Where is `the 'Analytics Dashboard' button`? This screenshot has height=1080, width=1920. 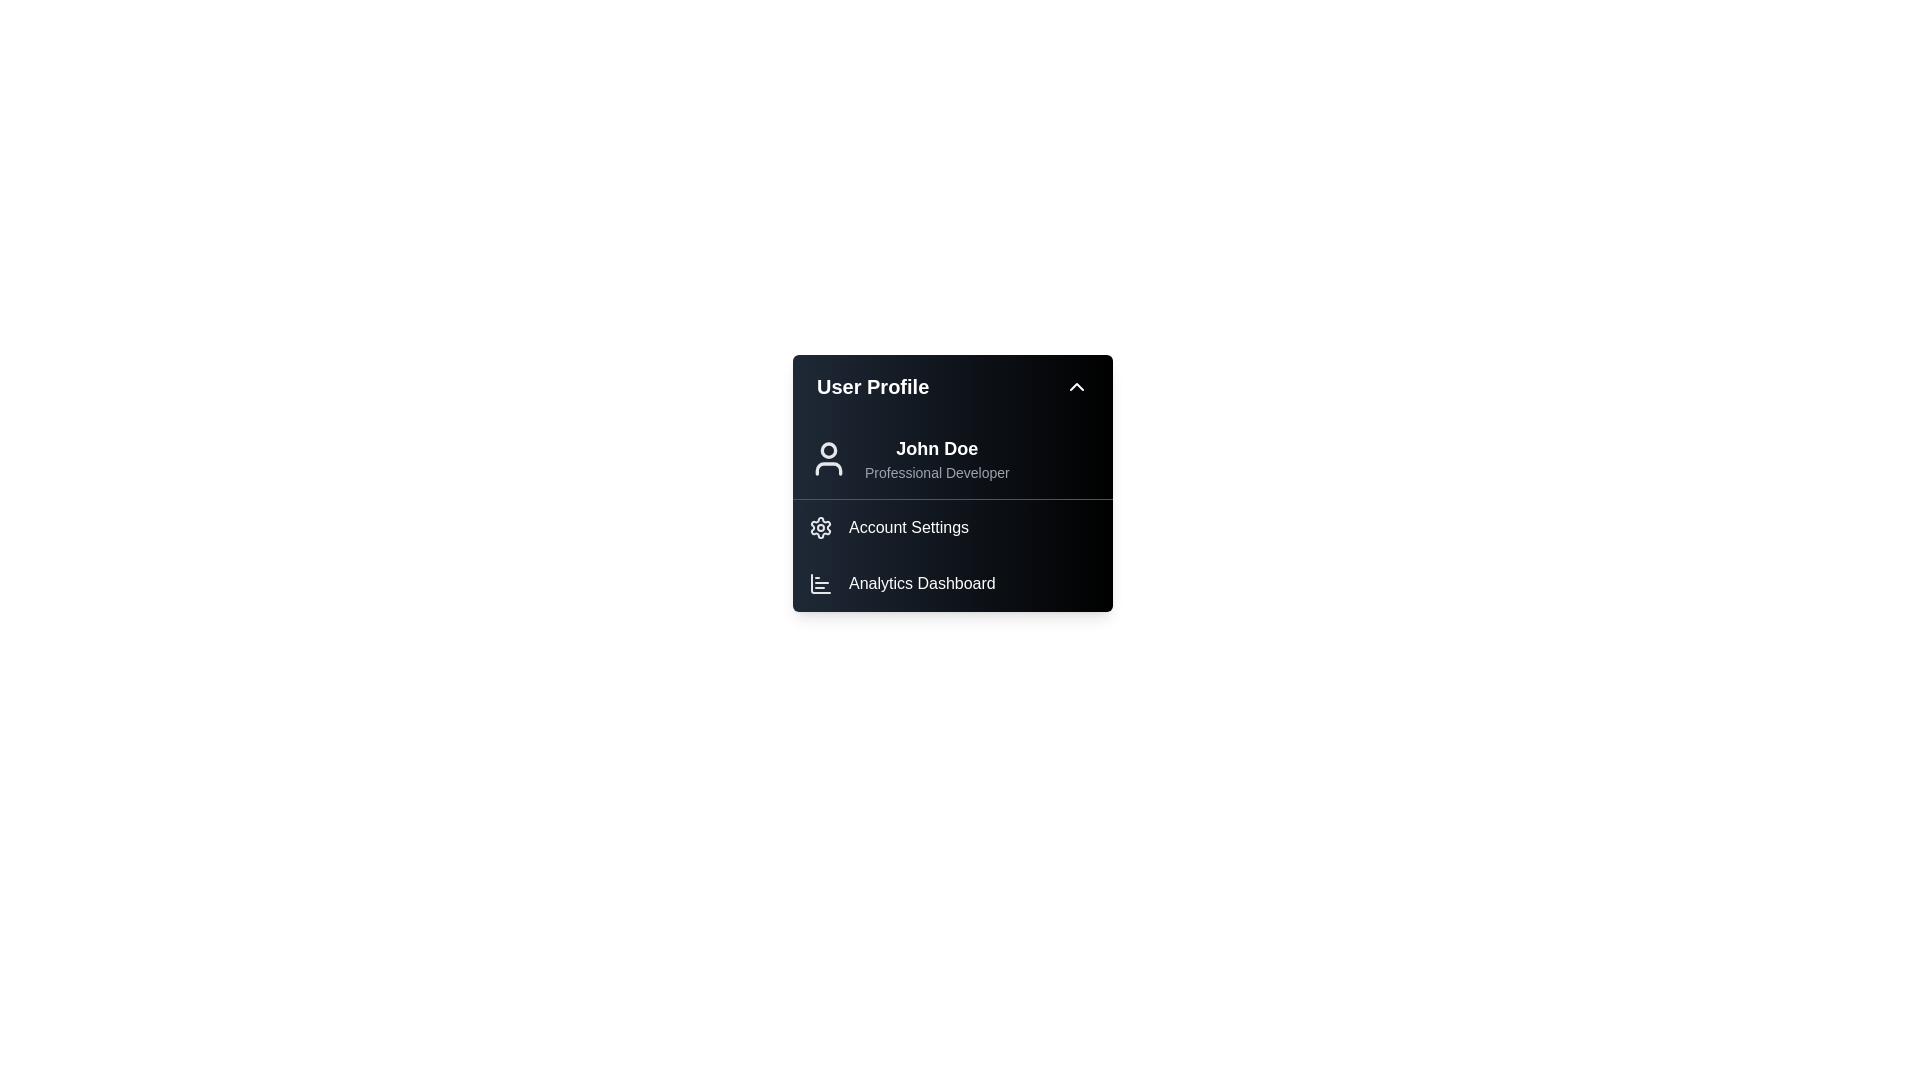
the 'Analytics Dashboard' button is located at coordinates (952, 583).